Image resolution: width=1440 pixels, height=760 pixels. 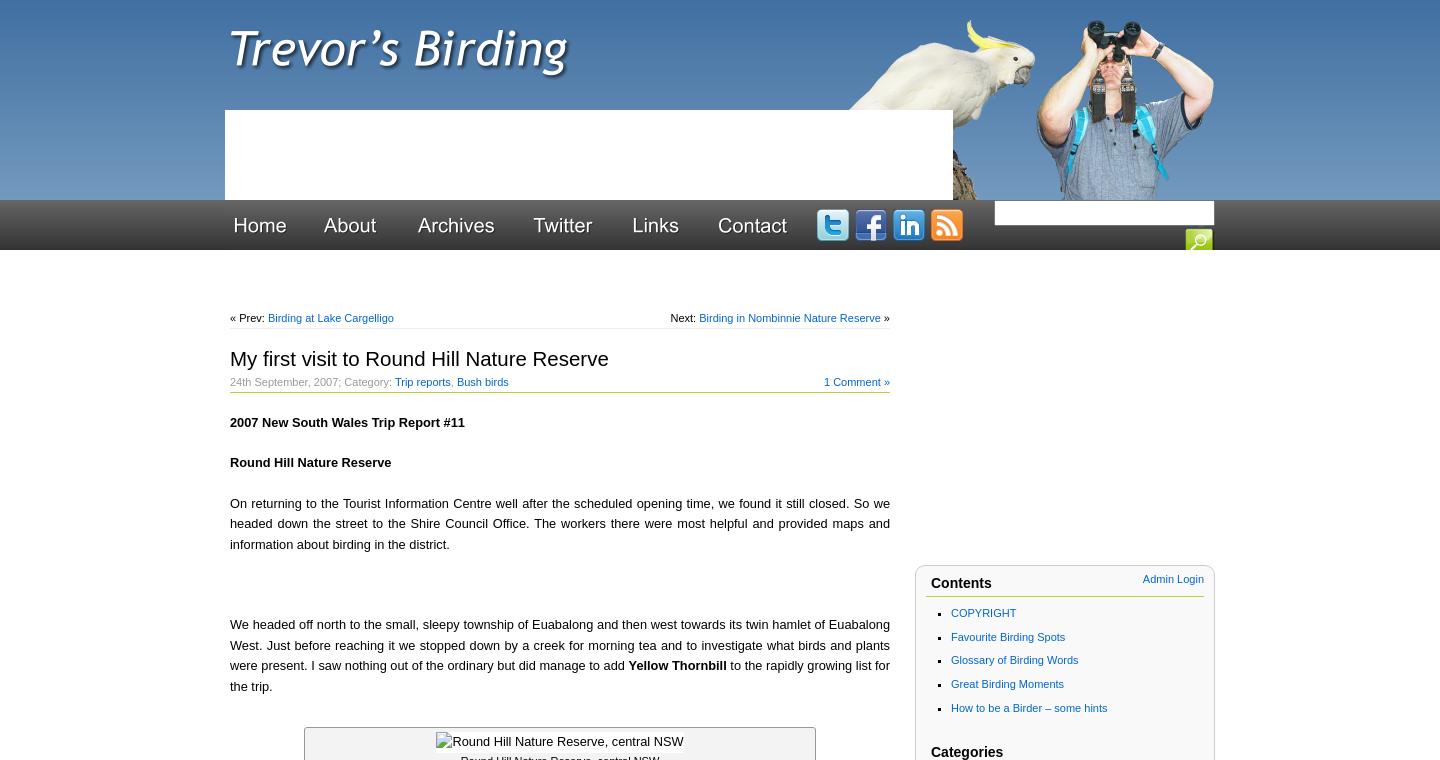 What do you see at coordinates (1006, 683) in the screenshot?
I see `'Great Birding Moments'` at bounding box center [1006, 683].